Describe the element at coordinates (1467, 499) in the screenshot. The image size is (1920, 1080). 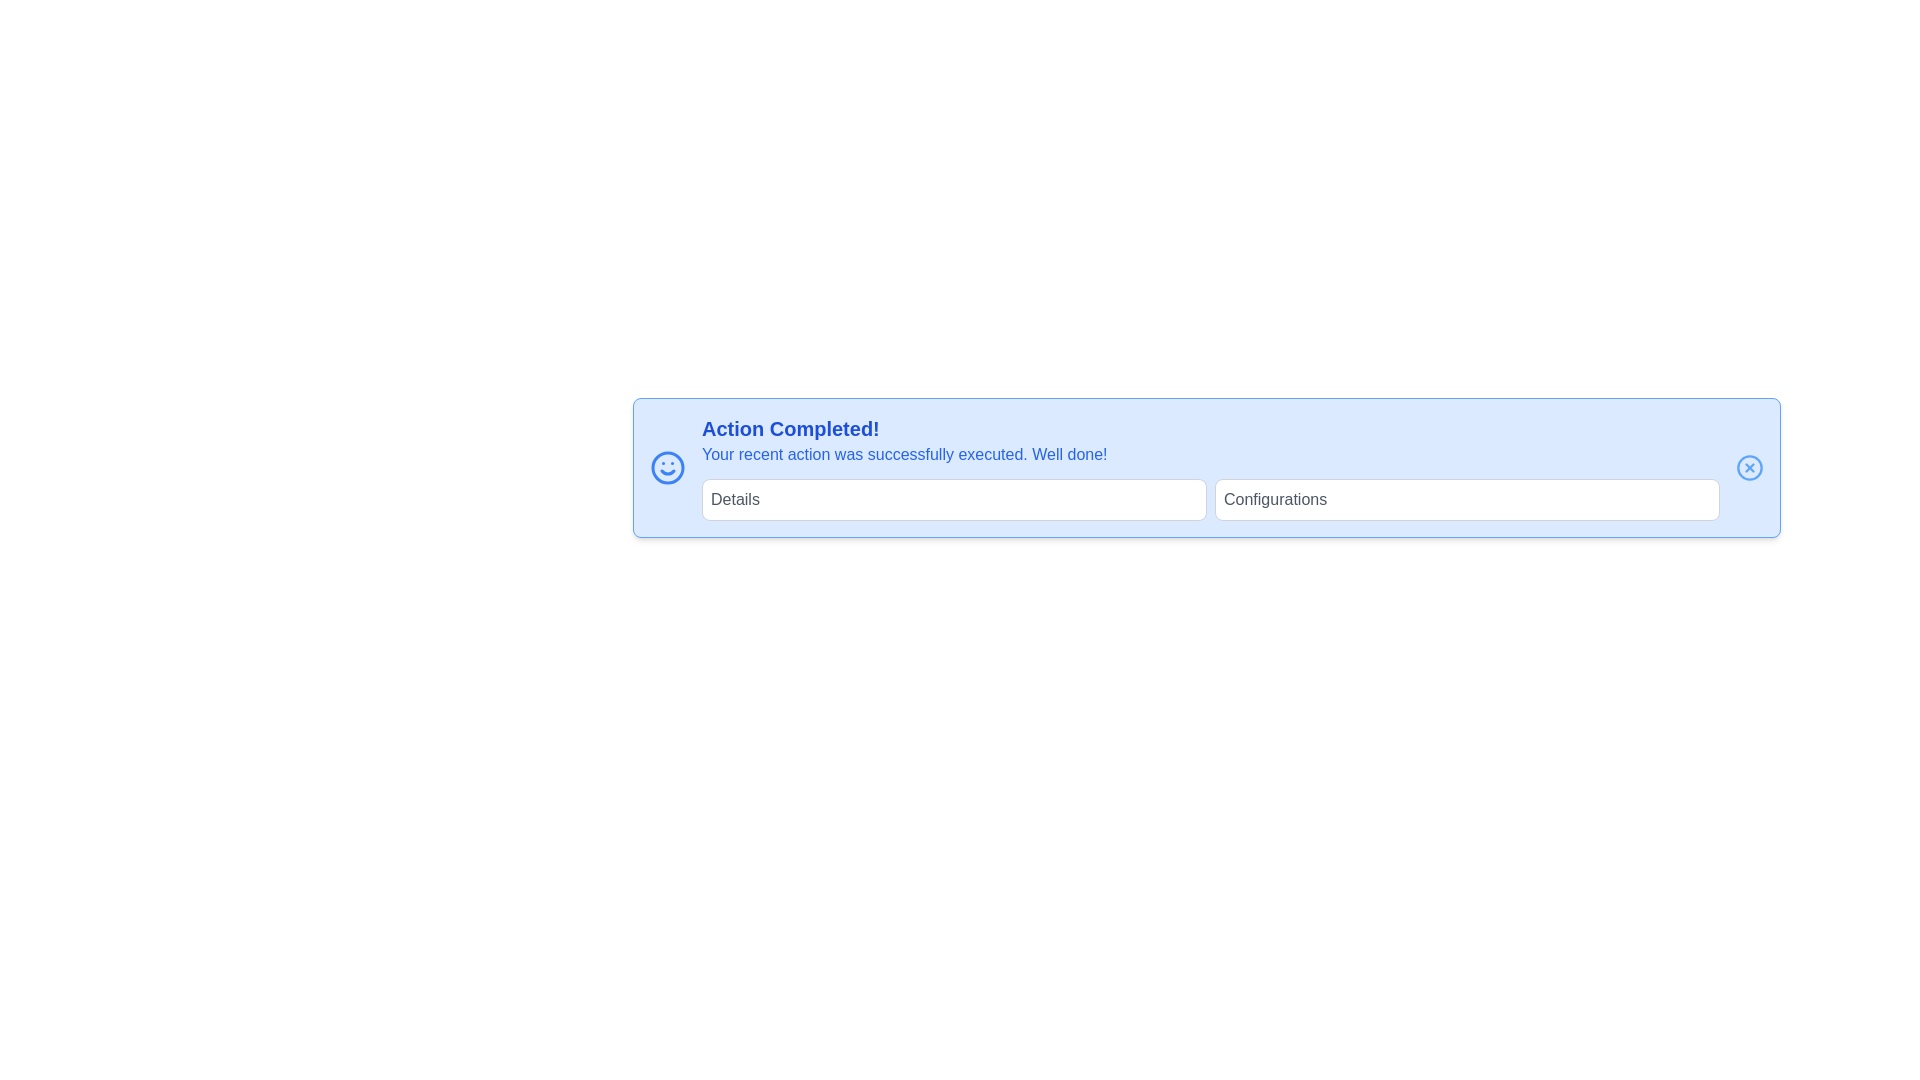
I see `the 'Configurations' button` at that location.